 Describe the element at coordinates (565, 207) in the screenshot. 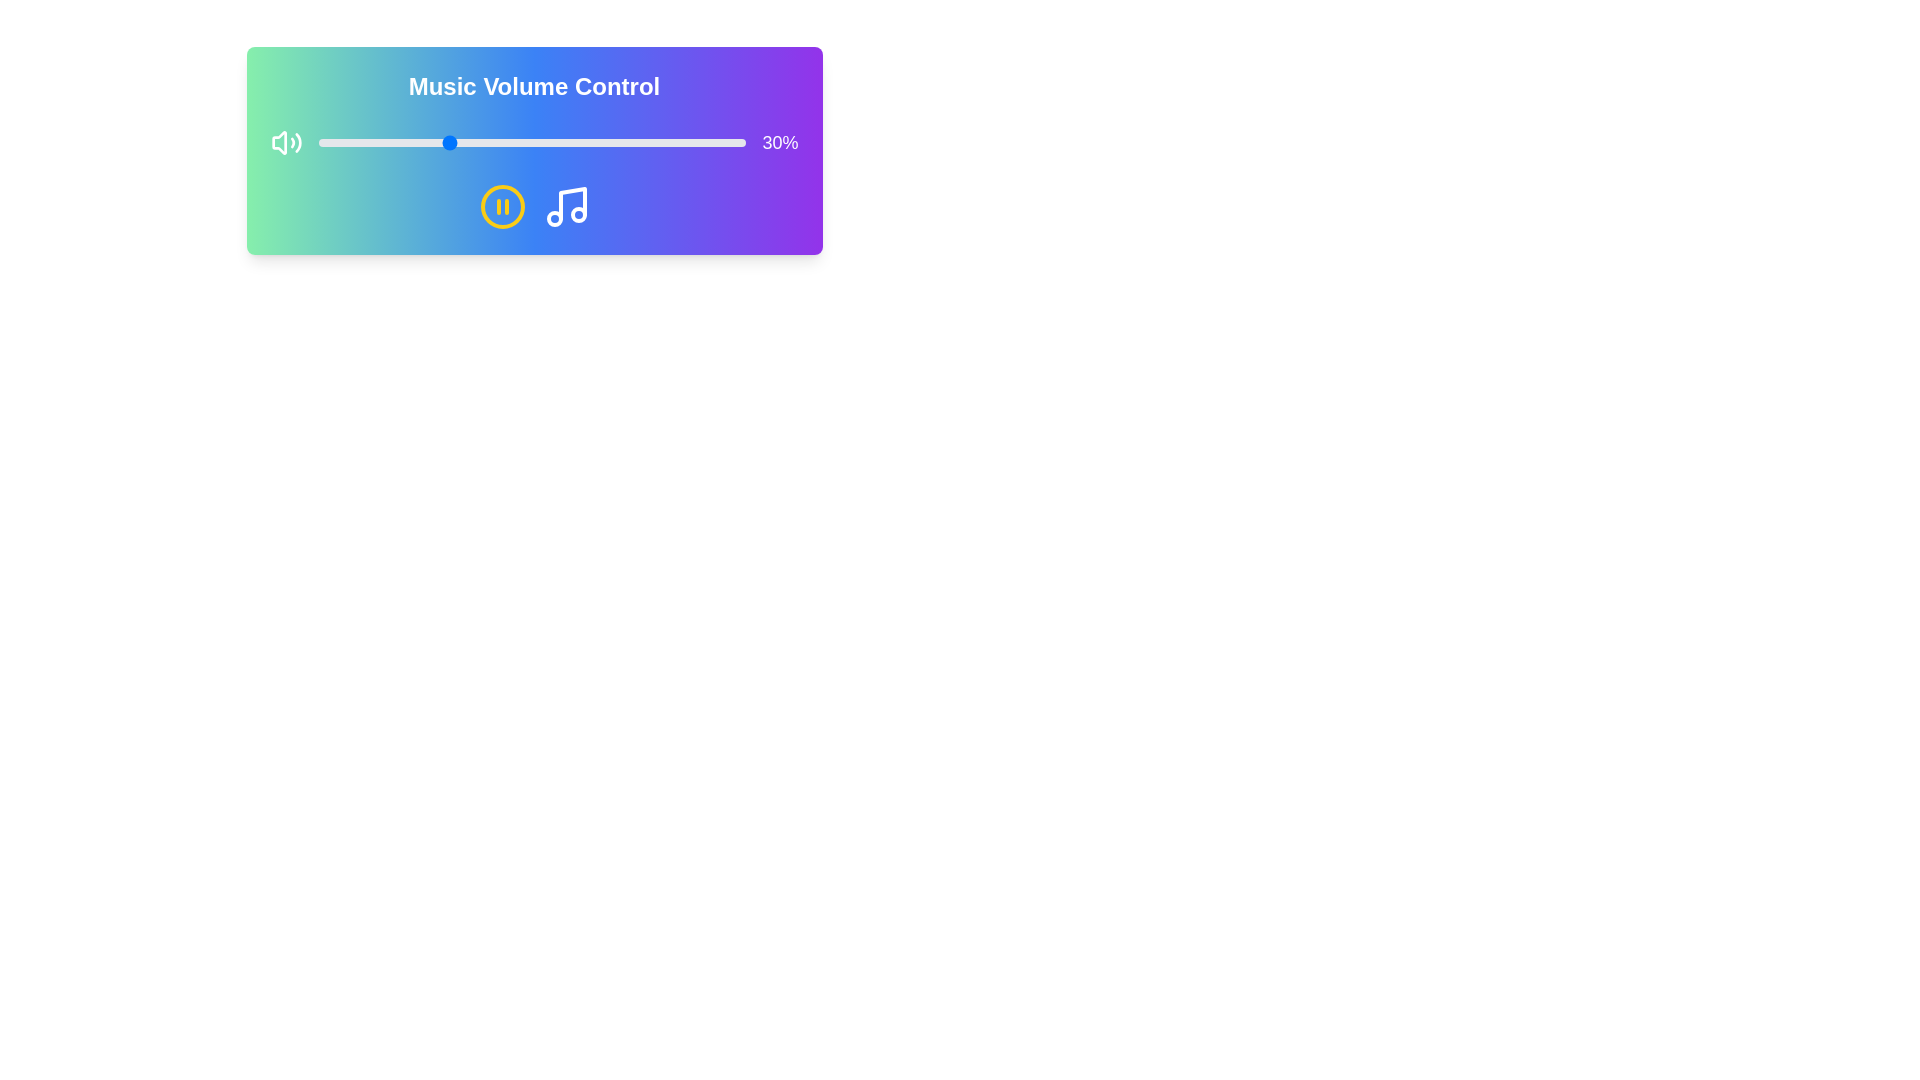

I see `the musical note icon, which is the rightmost icon in the row of icons` at that location.